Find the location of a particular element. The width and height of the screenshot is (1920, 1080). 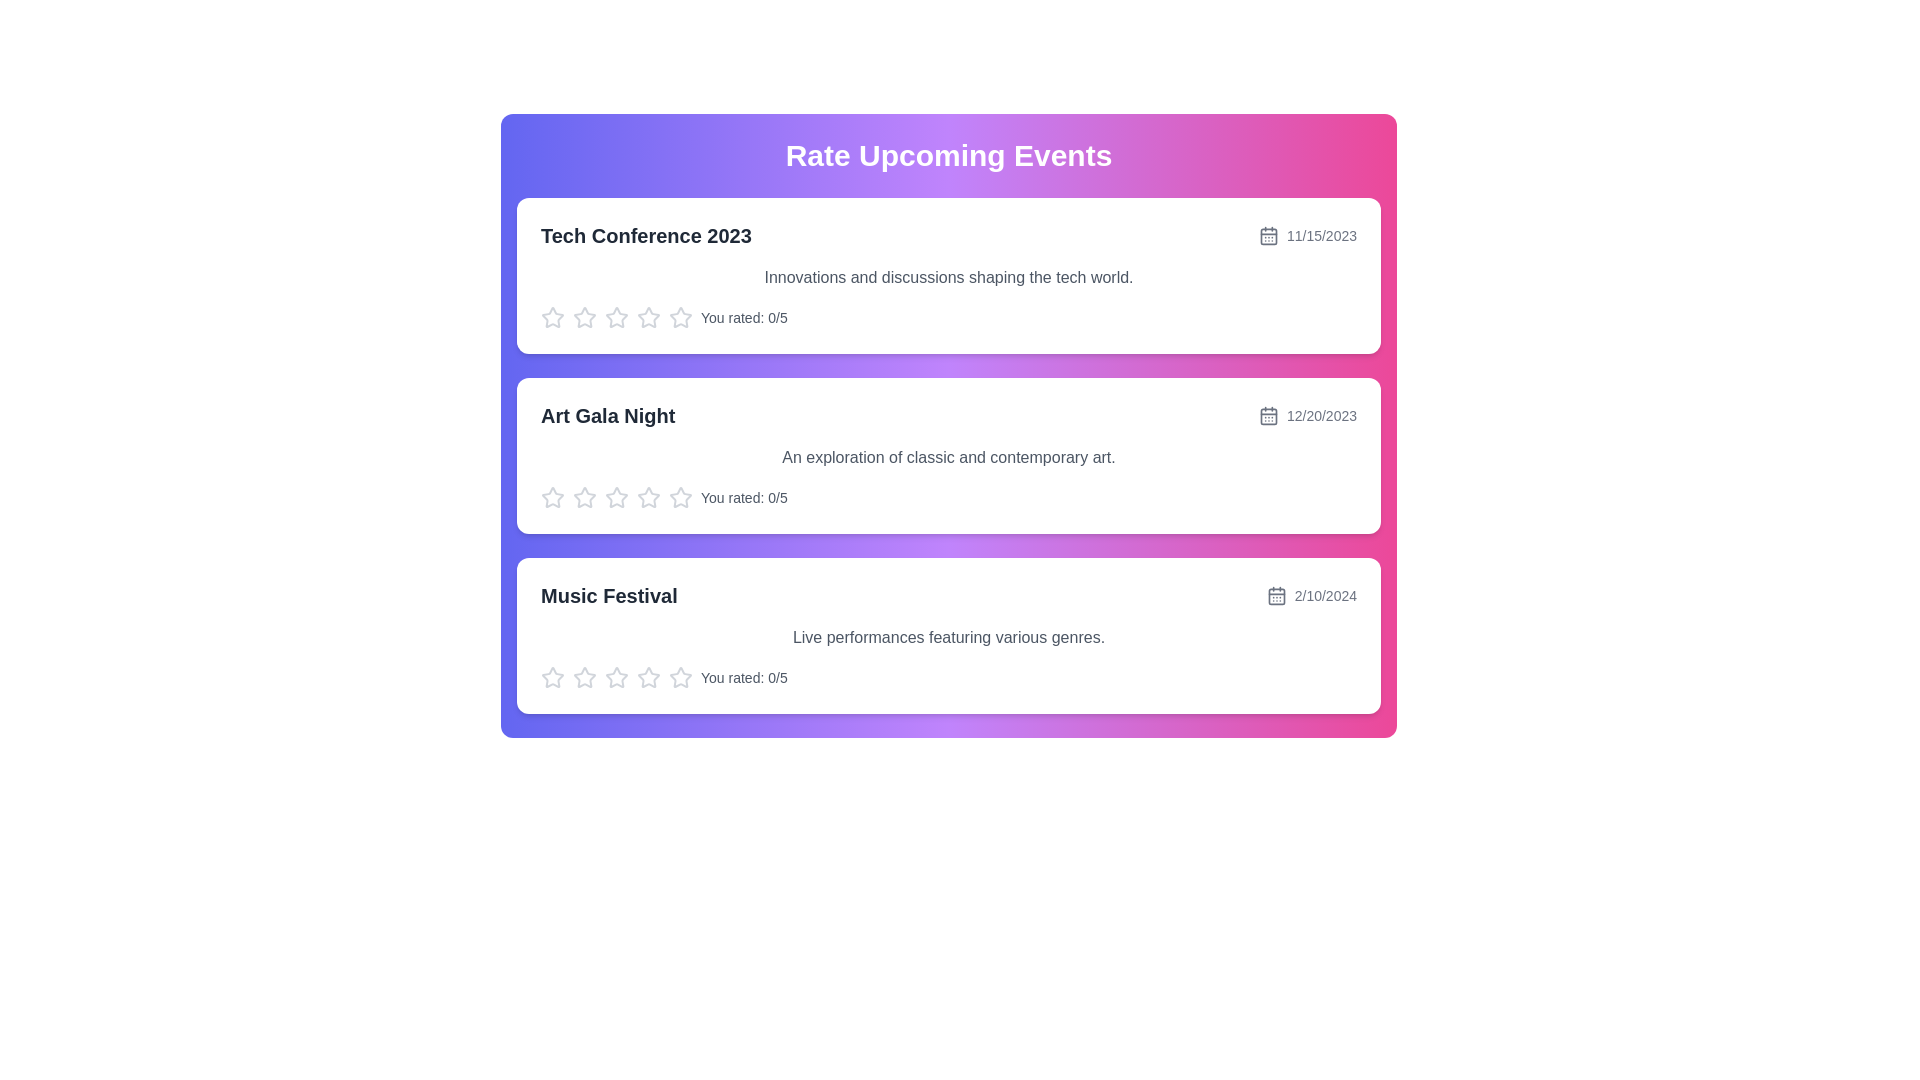

the third star in the rating system under the 'Art Gala Night' event card is located at coordinates (584, 496).